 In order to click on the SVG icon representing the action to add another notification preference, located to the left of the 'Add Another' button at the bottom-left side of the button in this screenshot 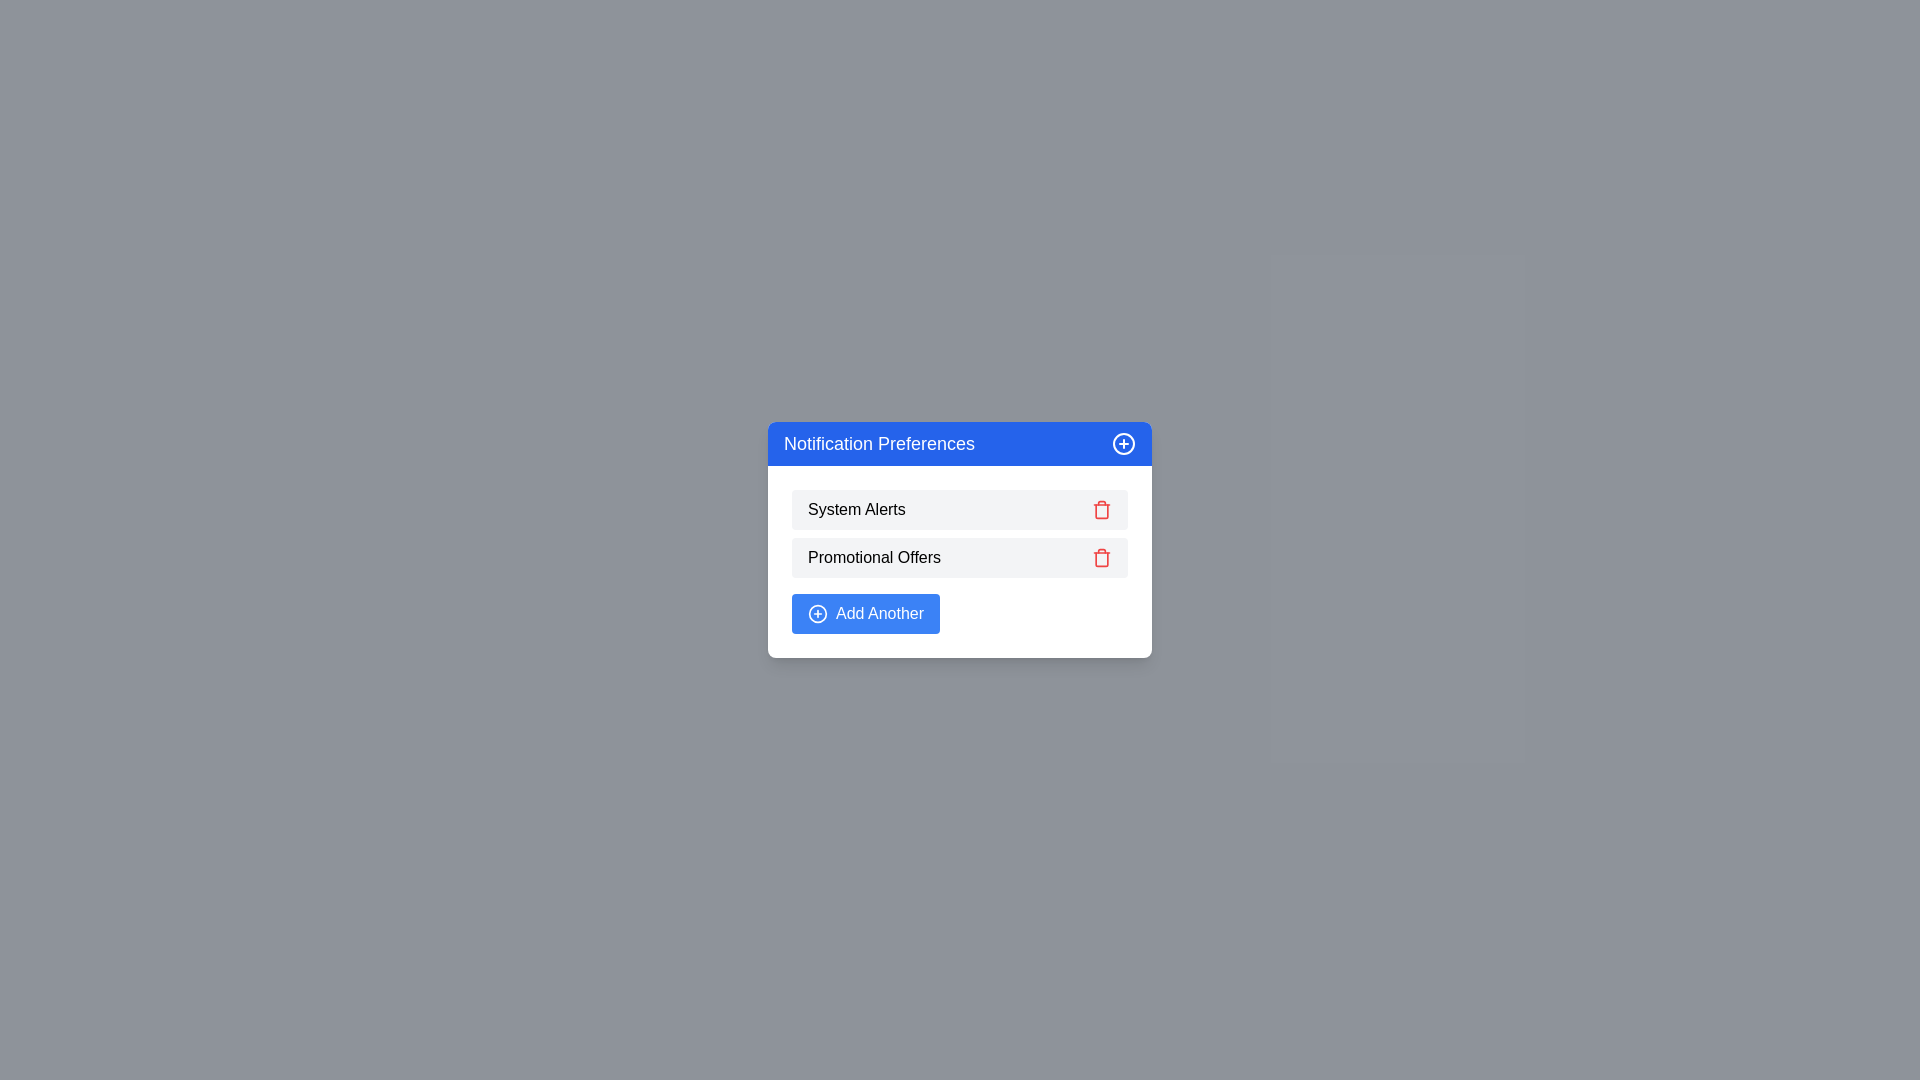, I will do `click(817, 612)`.